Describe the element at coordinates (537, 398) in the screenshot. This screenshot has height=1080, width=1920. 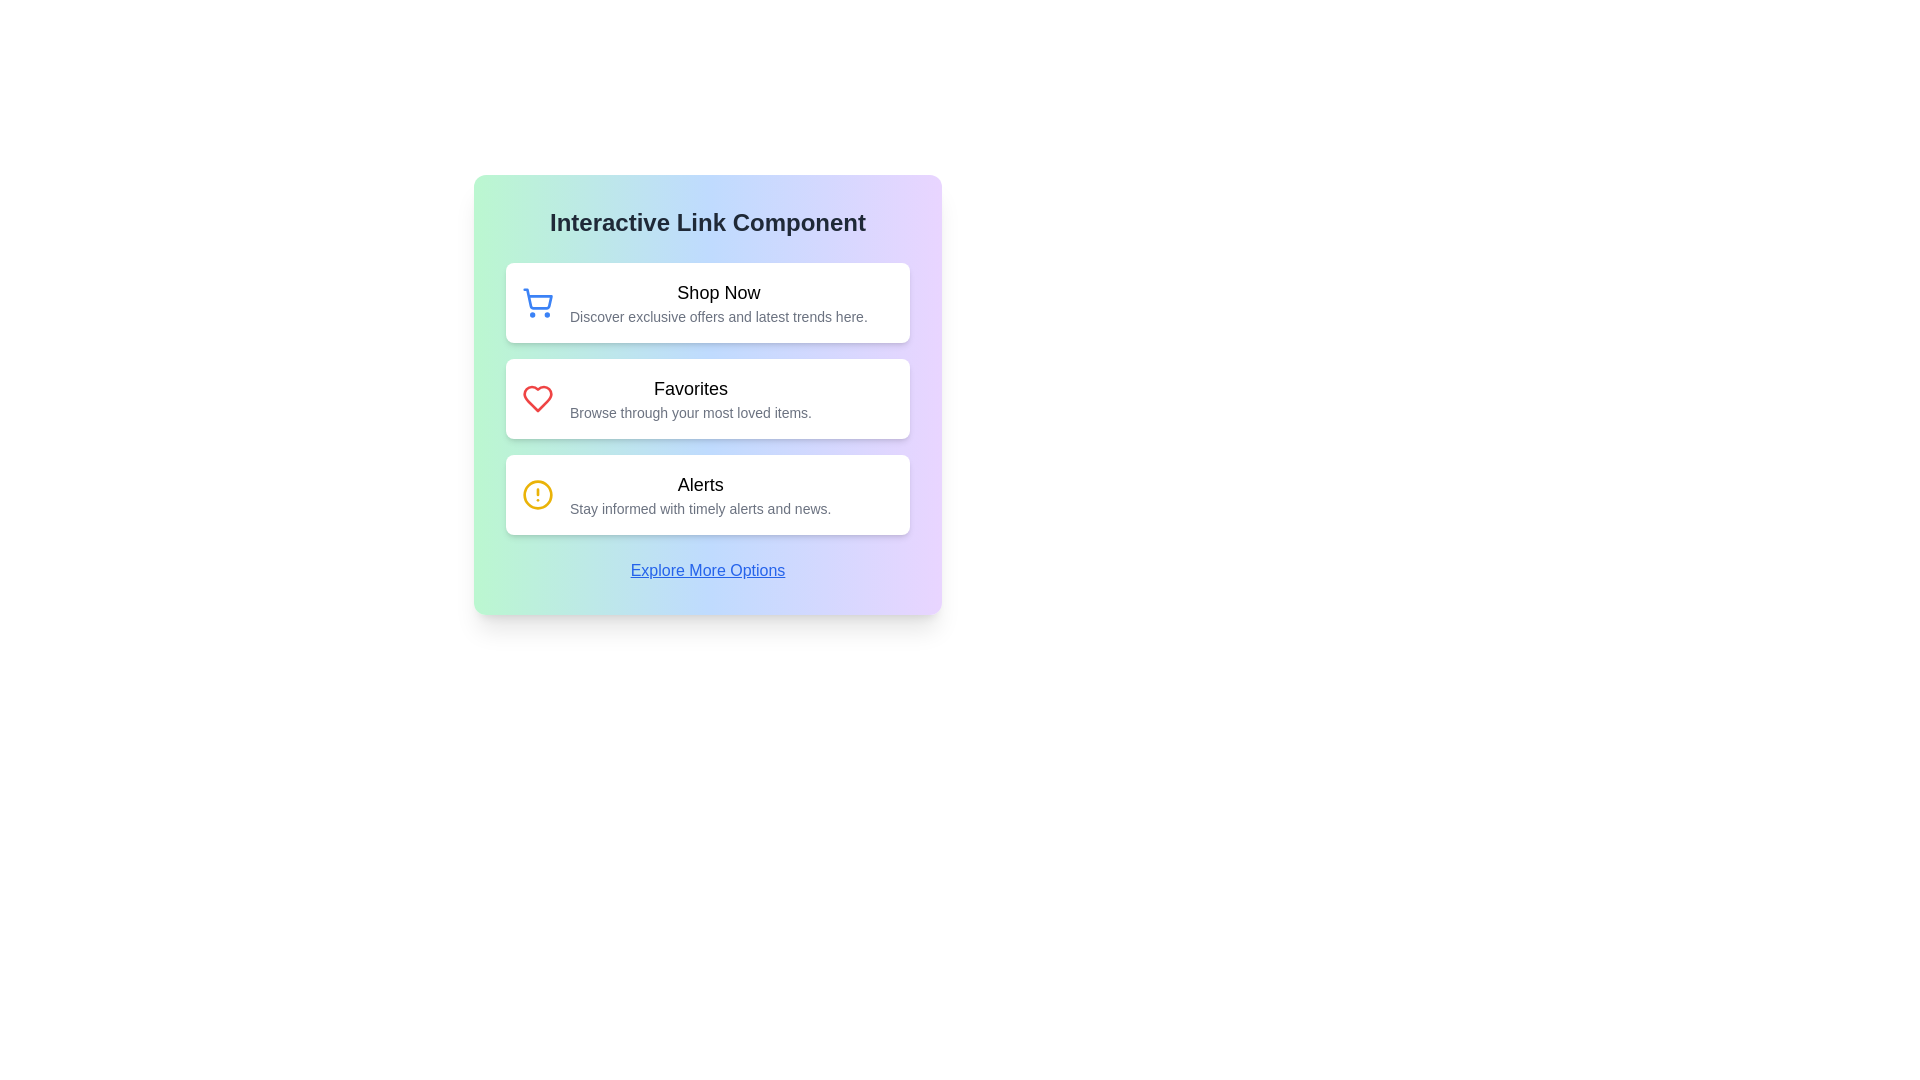
I see `the heart-shaped icon in the 'Favorites' section, which is bright red and has a modern stroke-style design` at that location.